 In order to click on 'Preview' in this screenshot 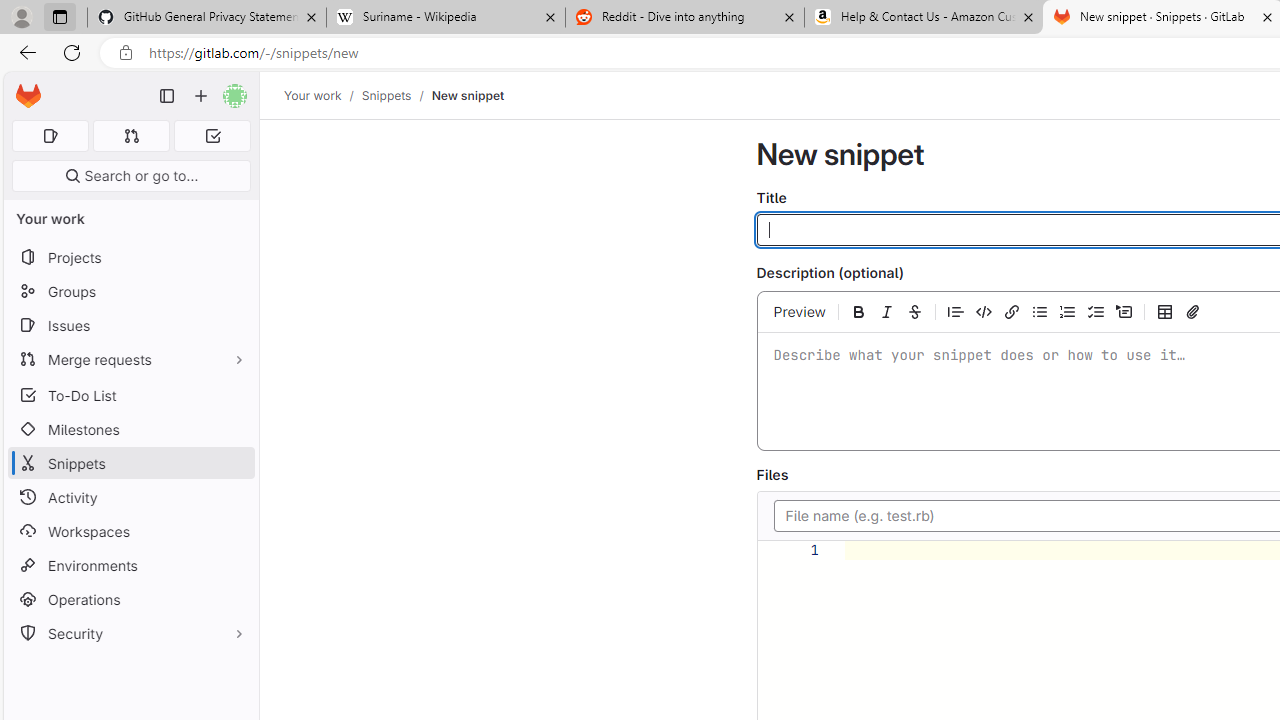, I will do `click(800, 311)`.